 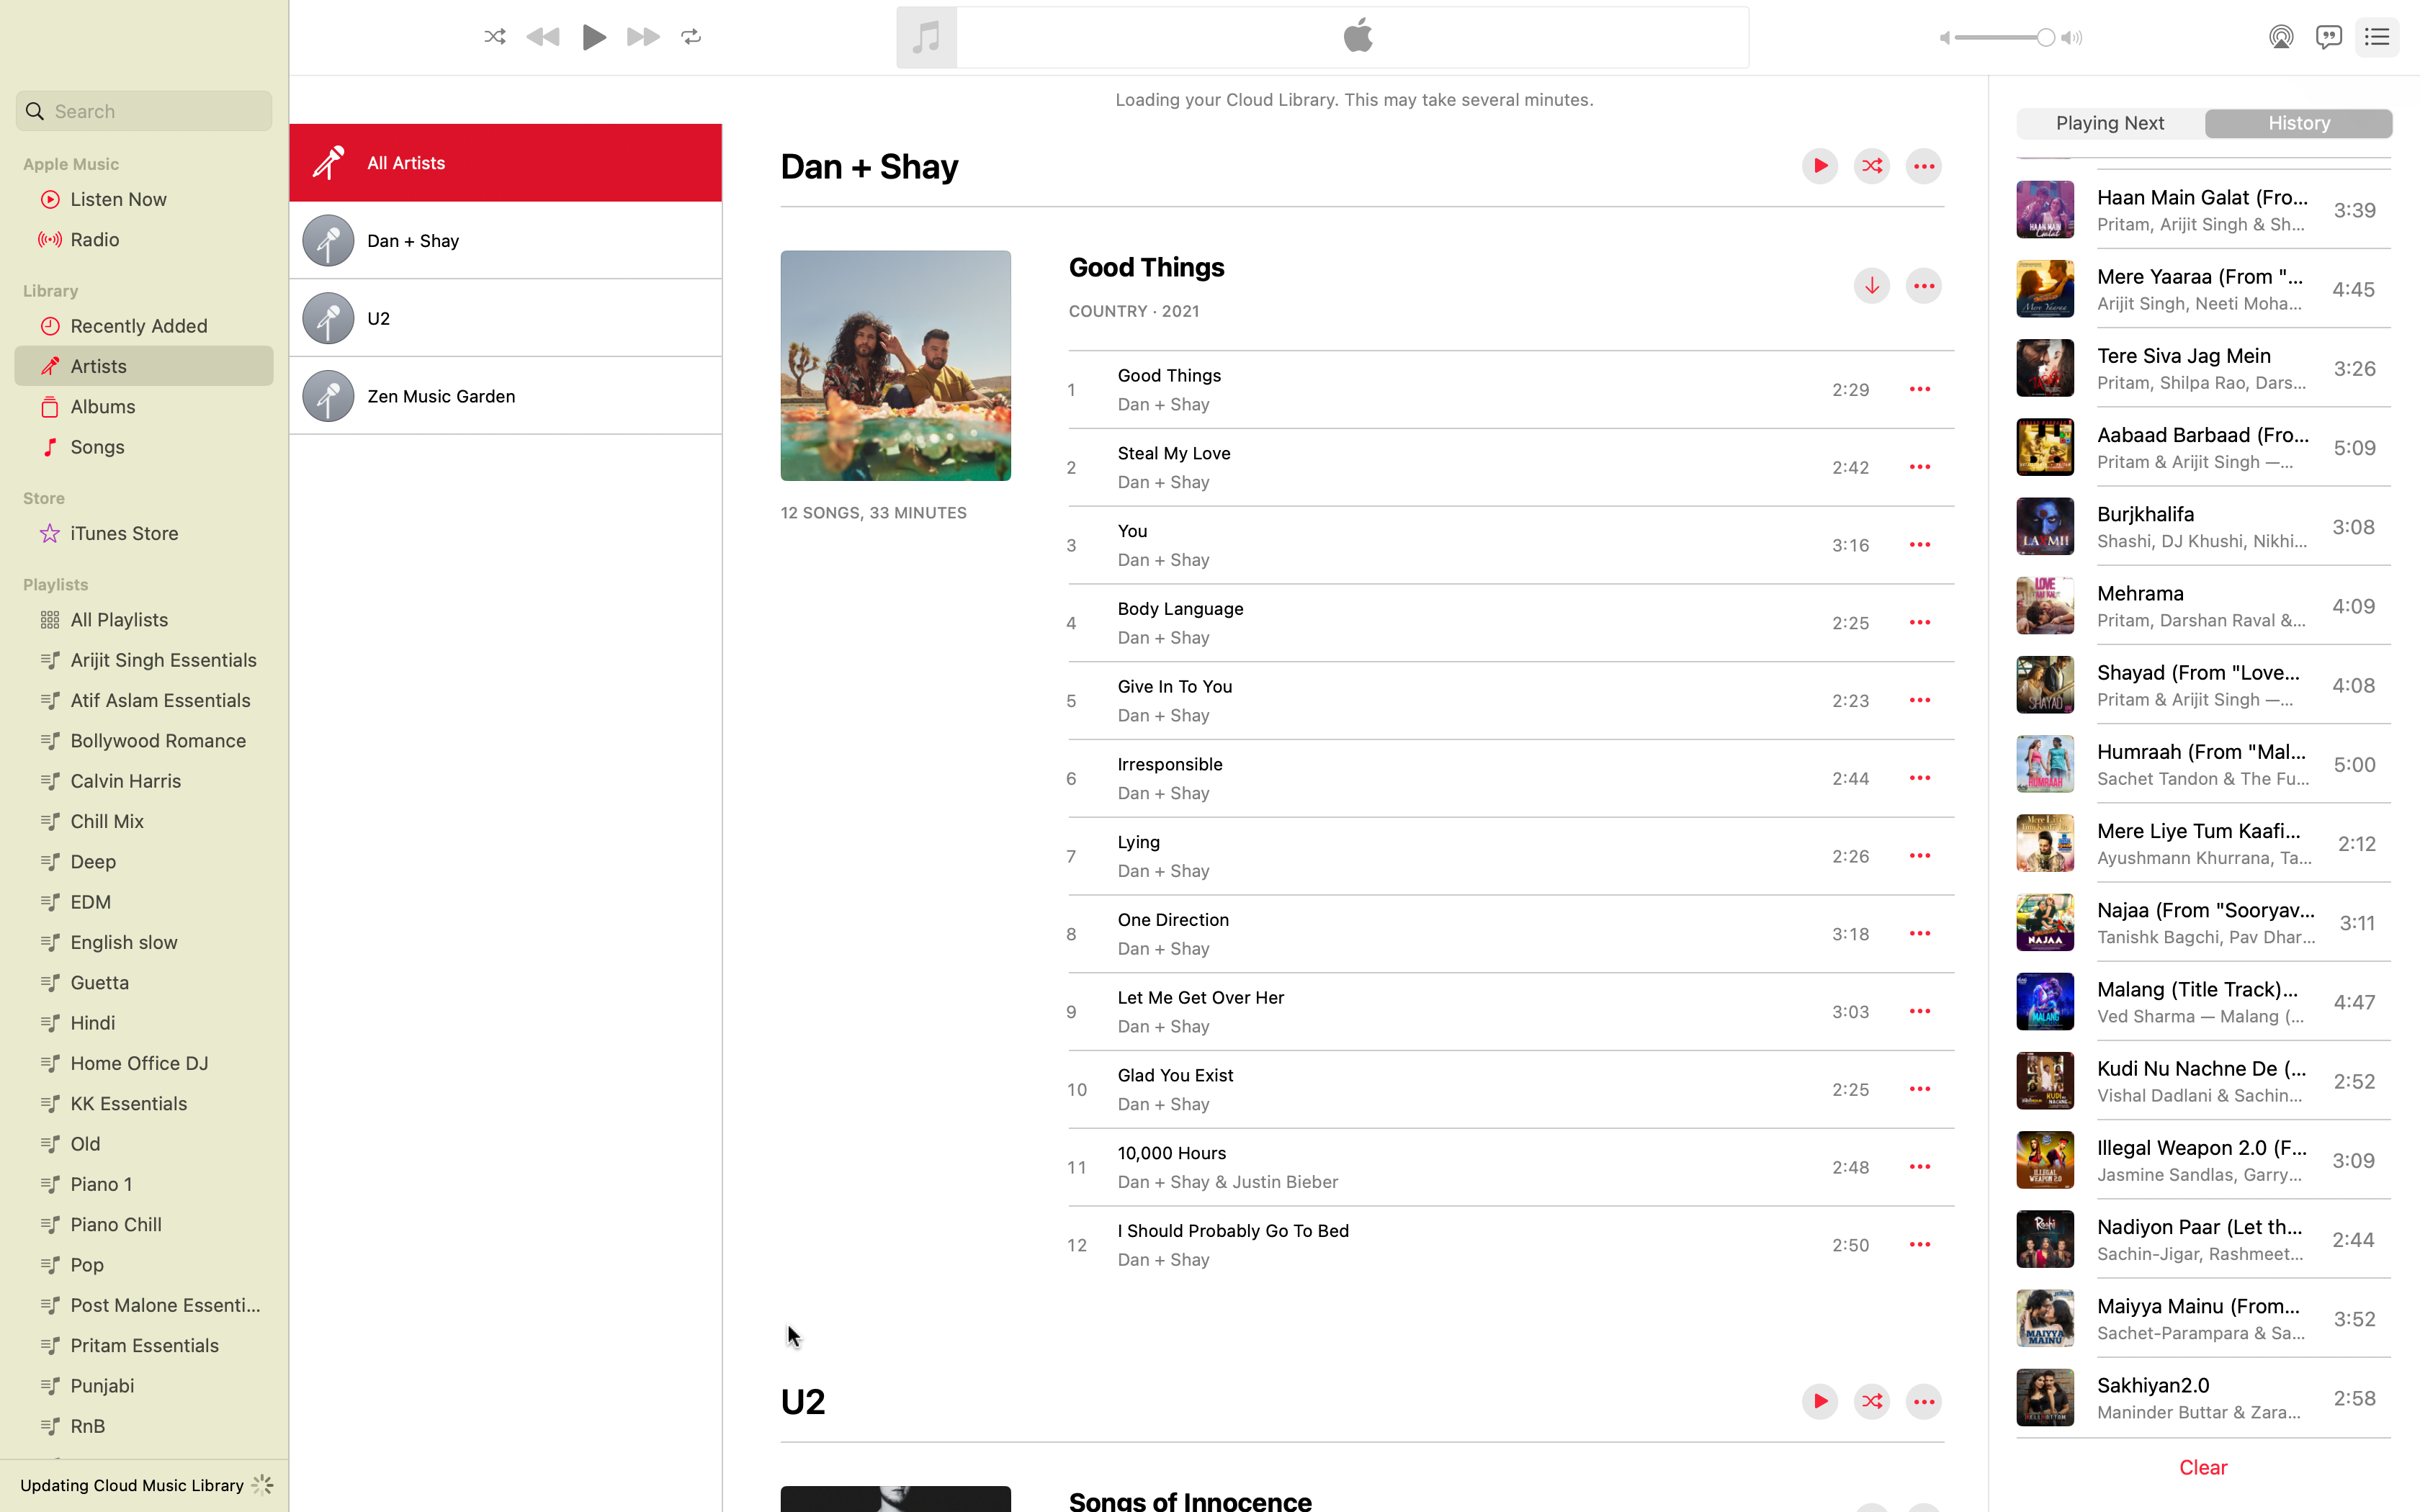 What do you see at coordinates (1465, 777) in the screenshot?
I see `Activate the music track "Irresponsible` at bounding box center [1465, 777].